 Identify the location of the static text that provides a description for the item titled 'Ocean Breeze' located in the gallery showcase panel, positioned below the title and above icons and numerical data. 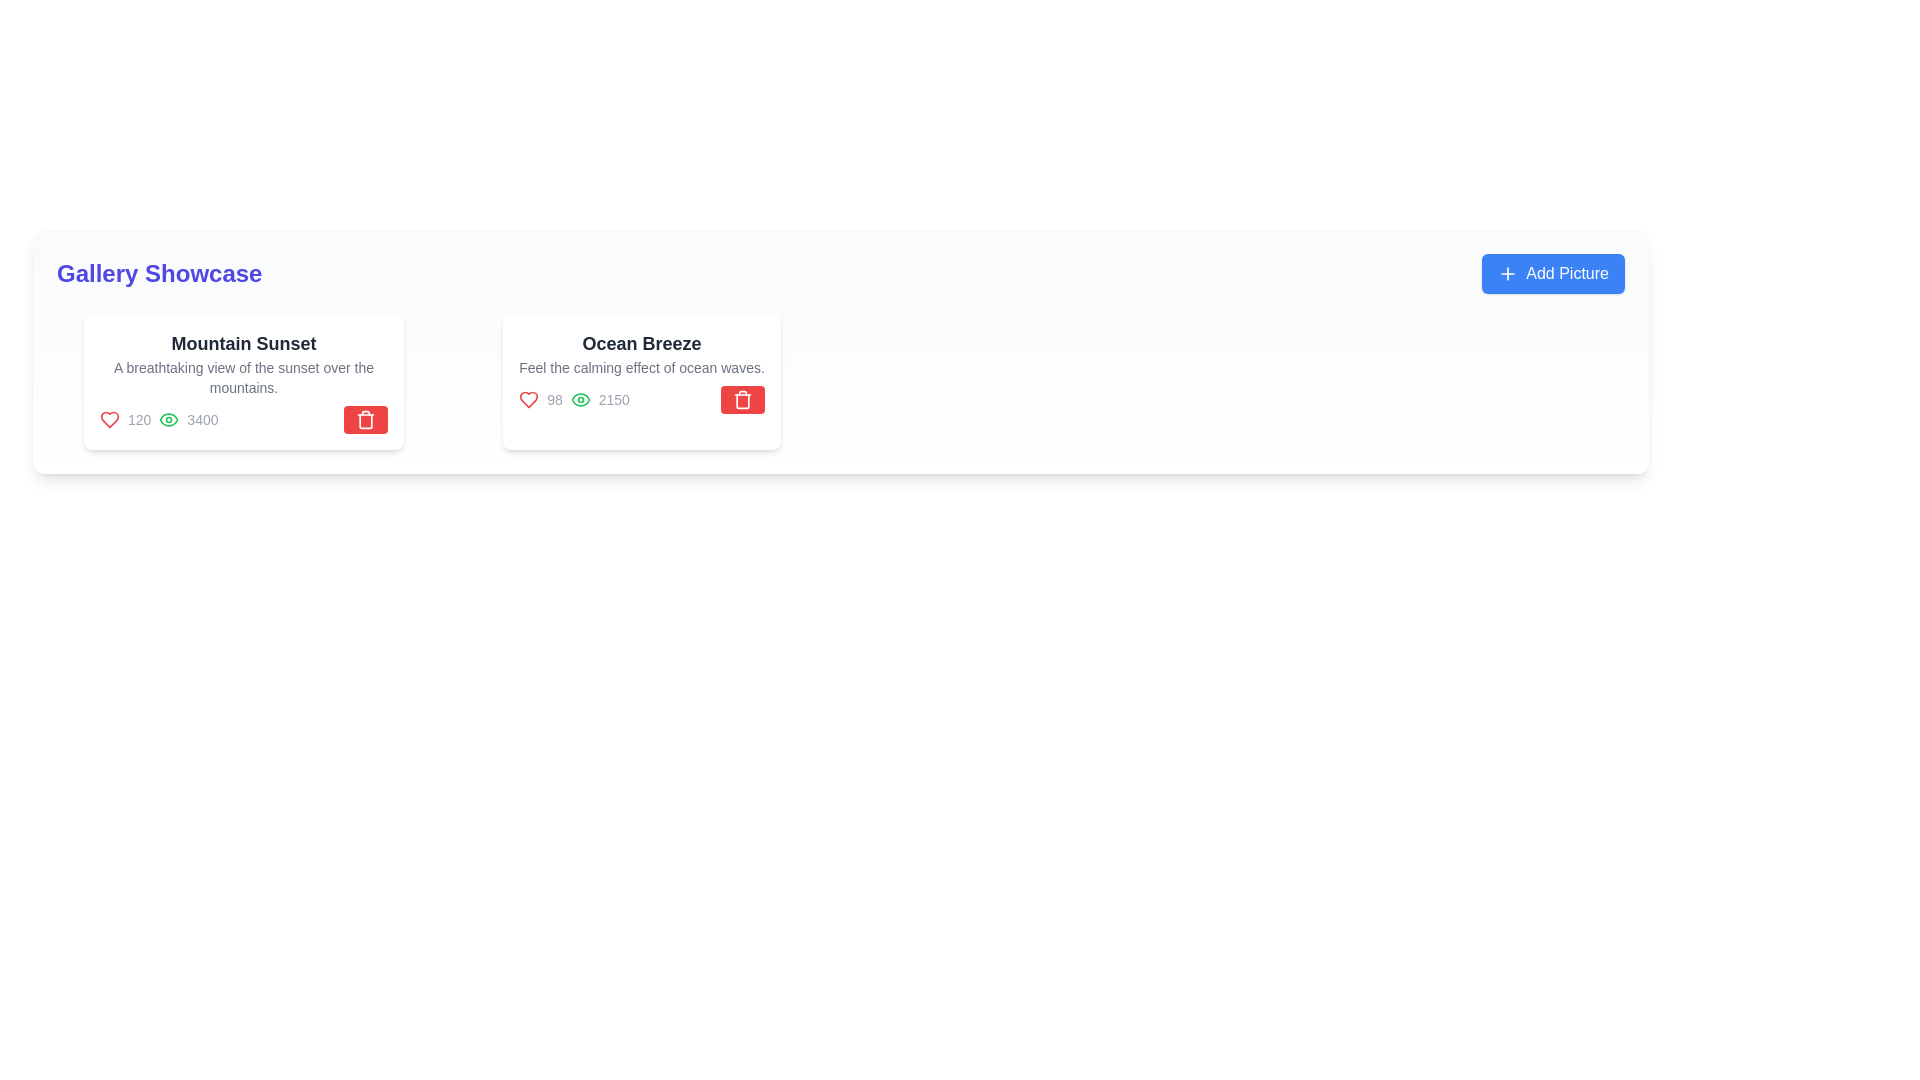
(642, 367).